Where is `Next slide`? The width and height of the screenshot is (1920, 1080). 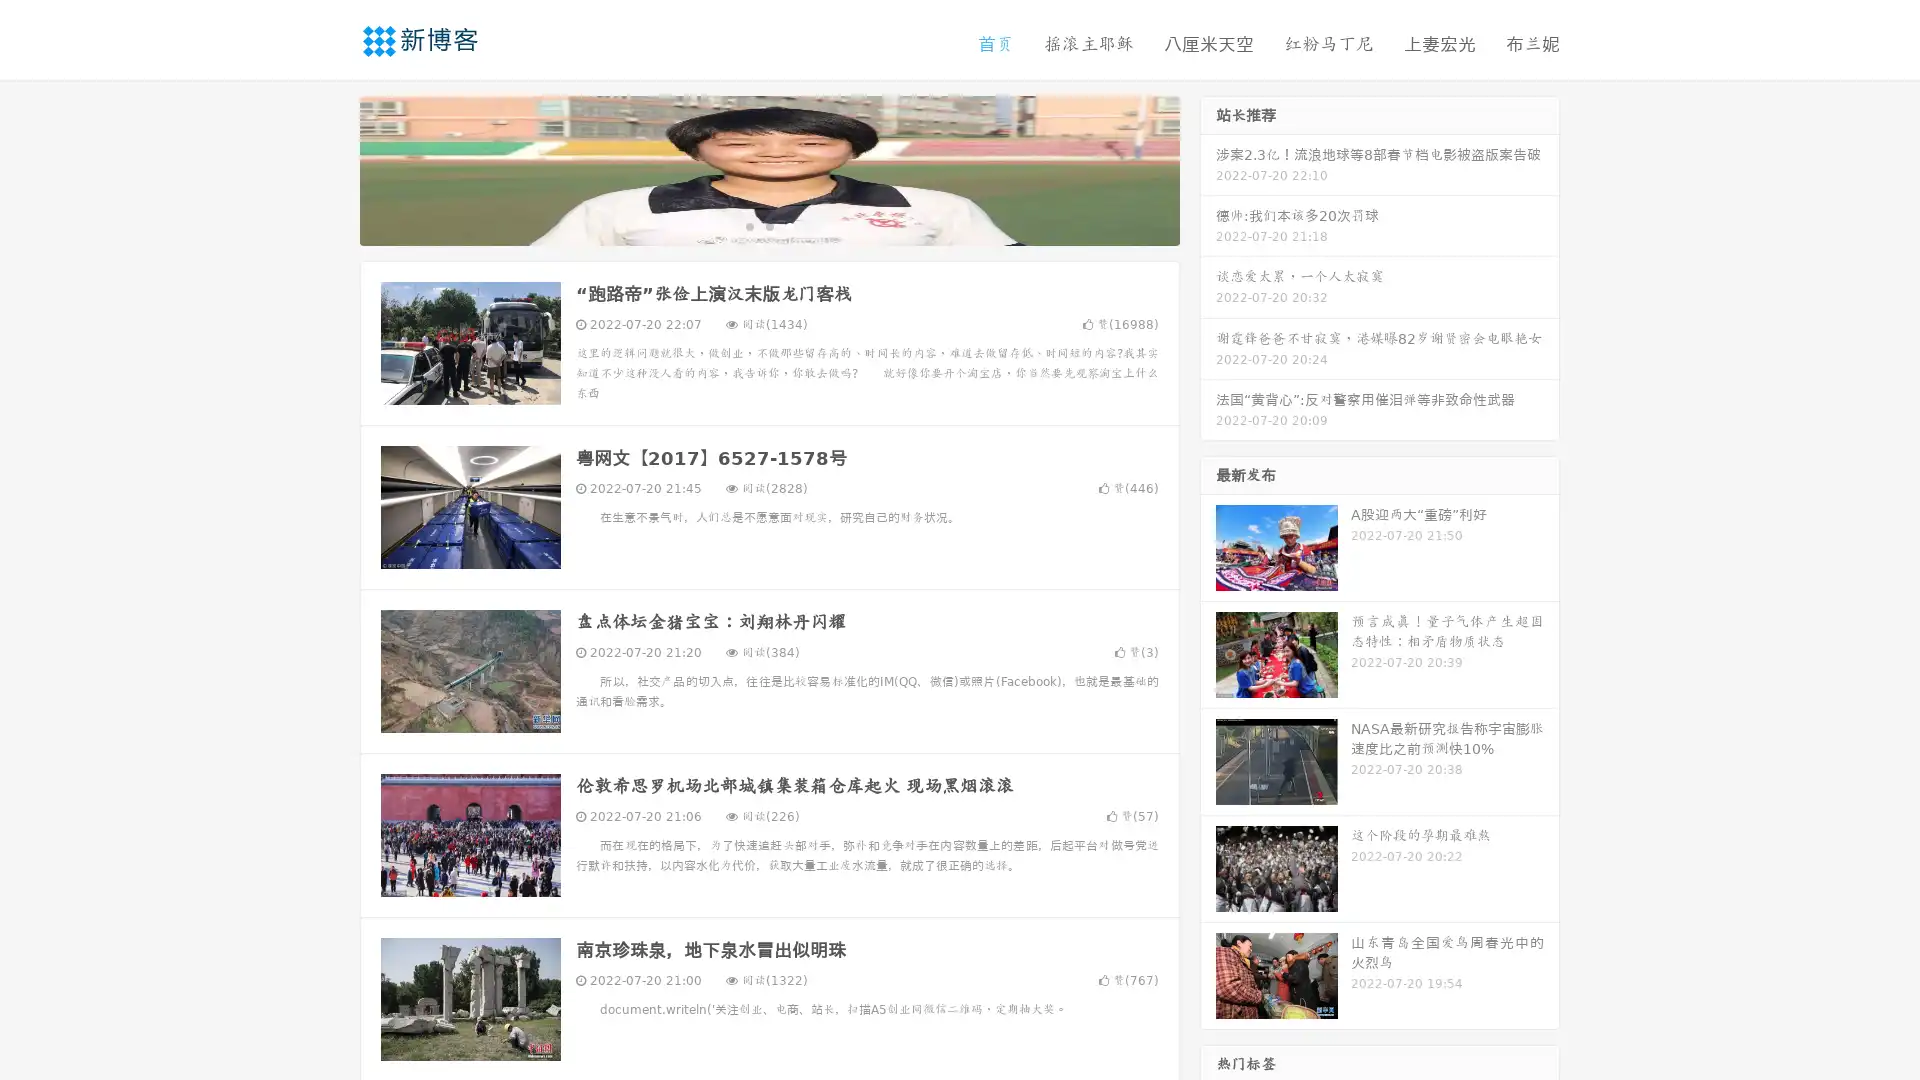 Next slide is located at coordinates (1208, 168).